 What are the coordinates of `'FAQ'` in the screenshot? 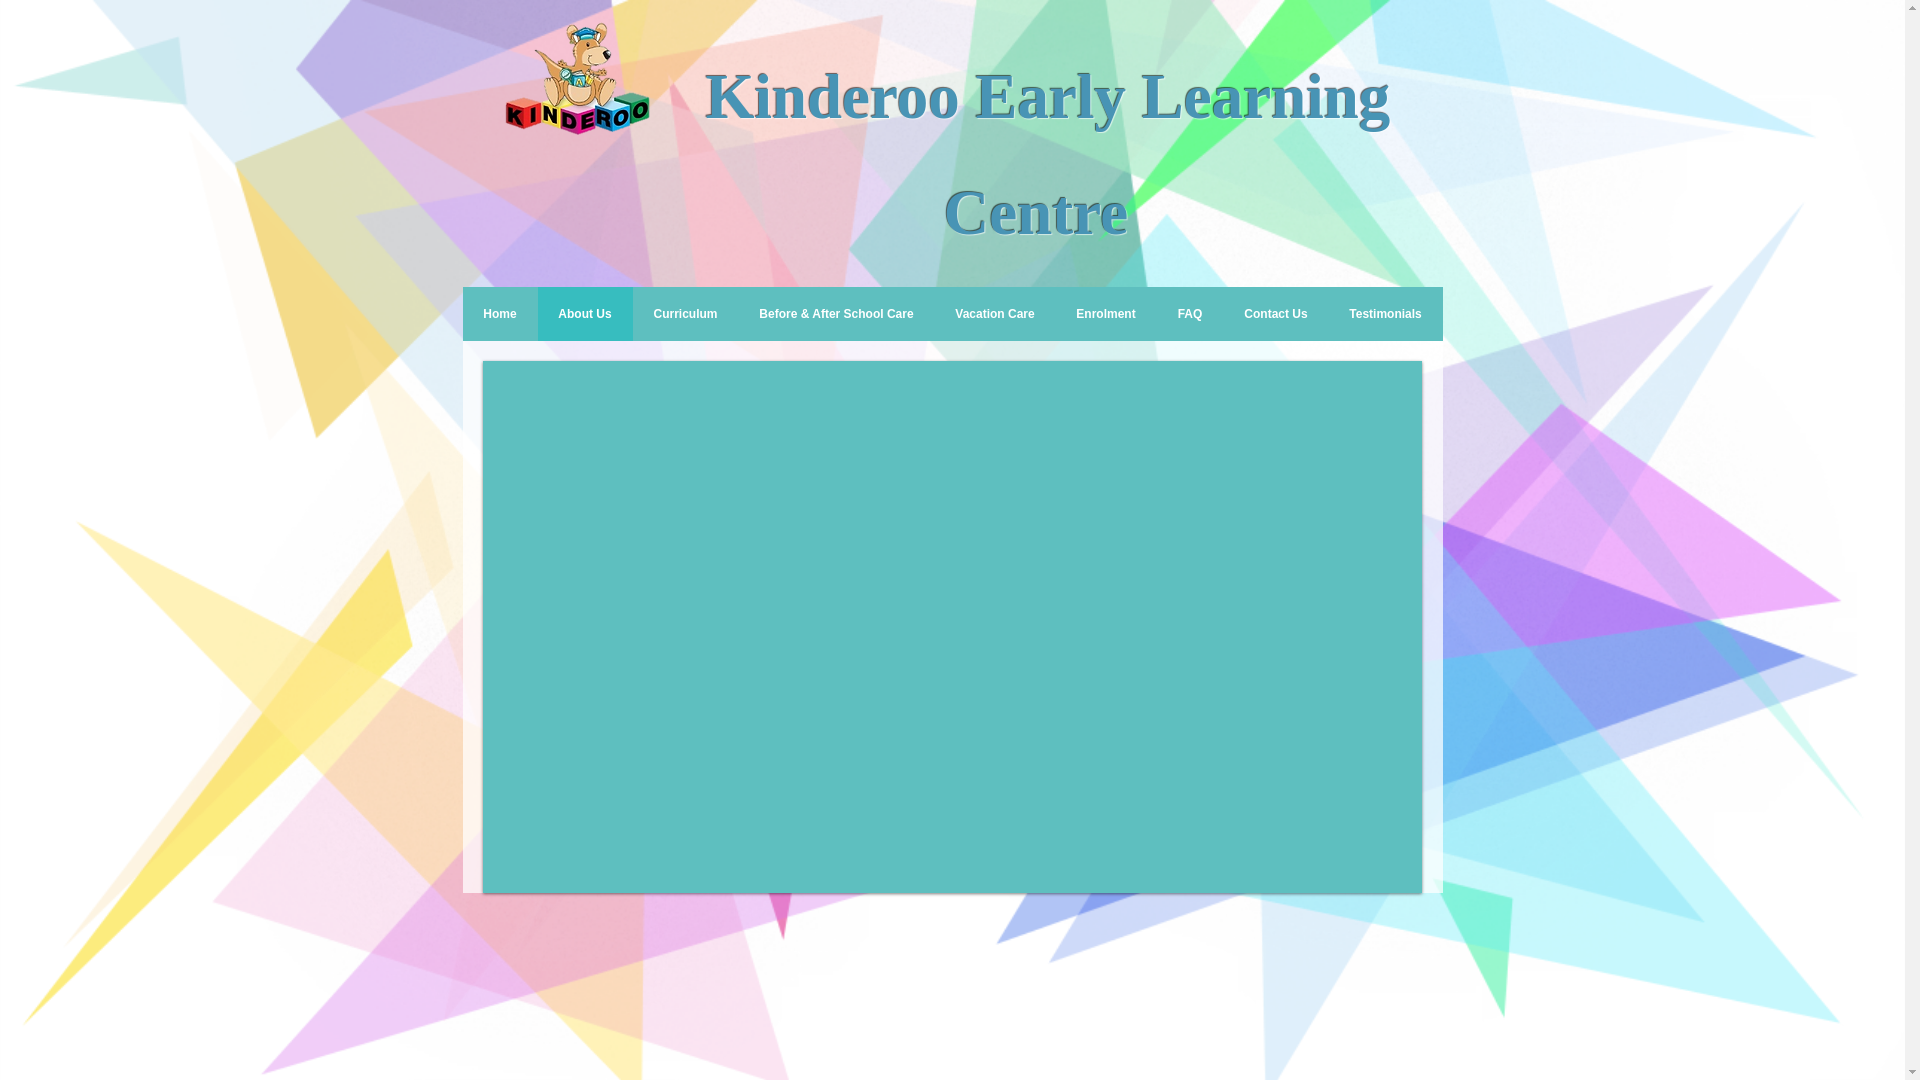 It's located at (1189, 313).